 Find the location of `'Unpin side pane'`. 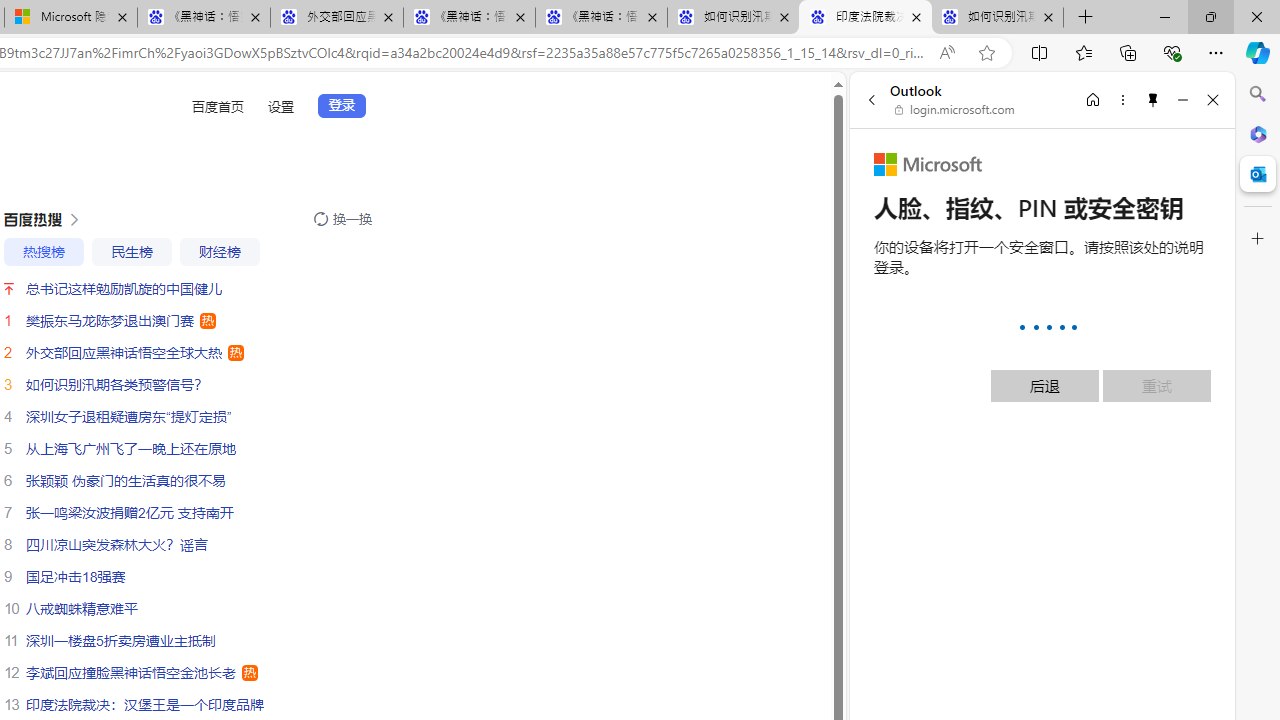

'Unpin side pane' is located at coordinates (1153, 99).